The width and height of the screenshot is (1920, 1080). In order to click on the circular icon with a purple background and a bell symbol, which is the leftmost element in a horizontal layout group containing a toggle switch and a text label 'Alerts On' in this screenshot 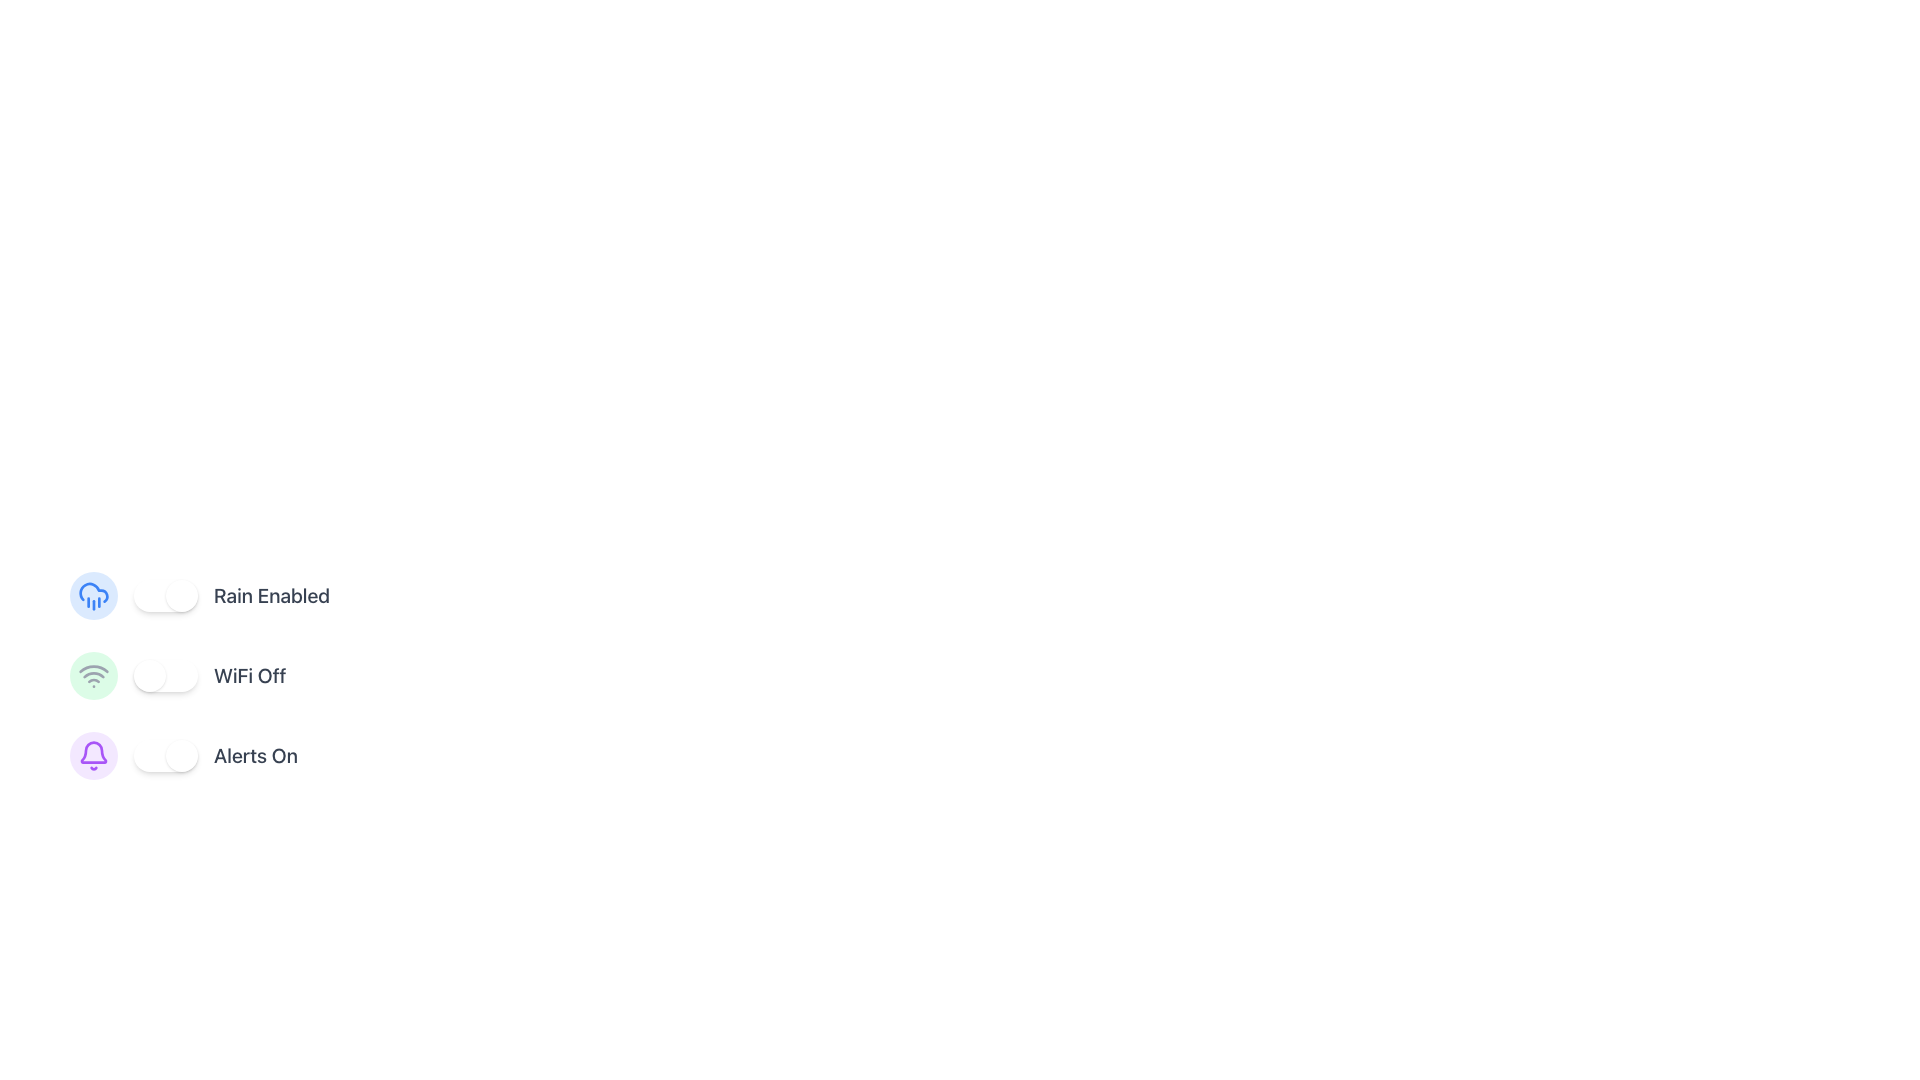, I will do `click(93, 756)`.